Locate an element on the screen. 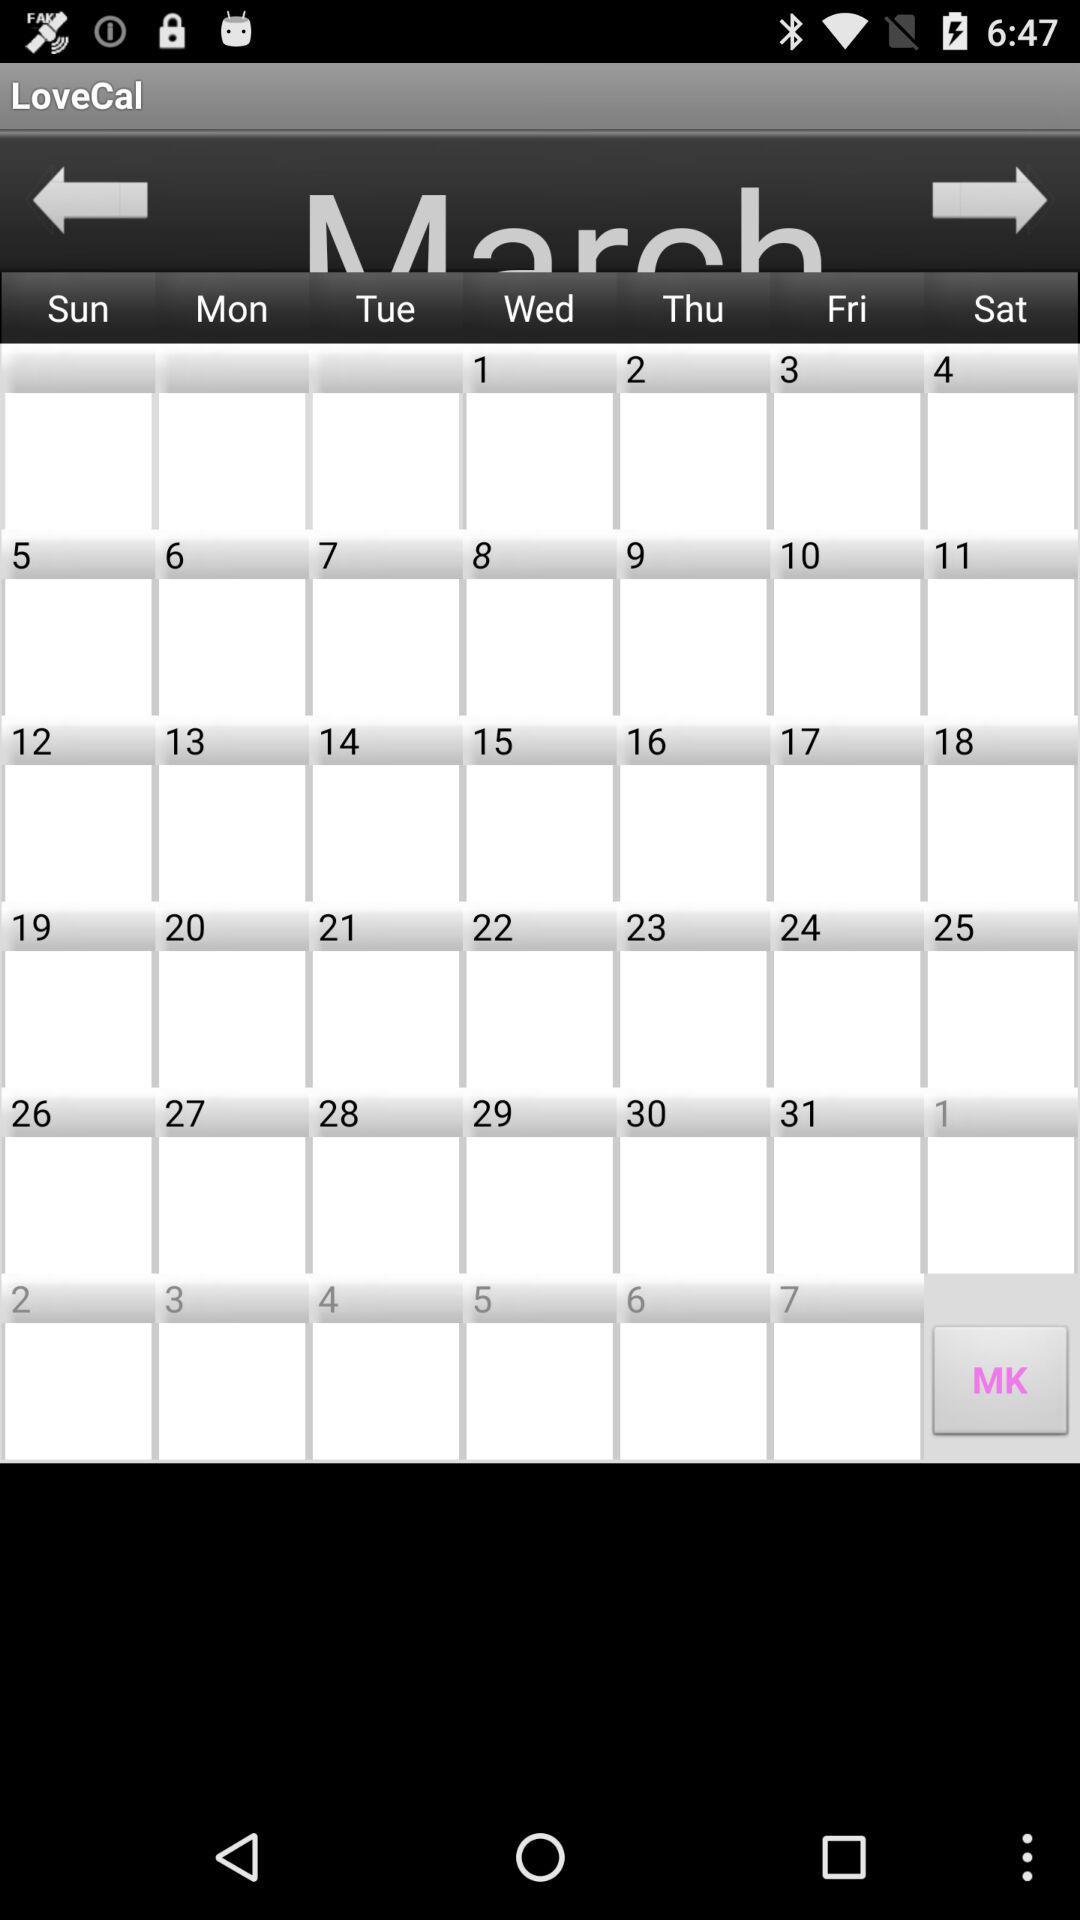 This screenshot has width=1080, height=1920. the minus icon is located at coordinates (77, 1289).